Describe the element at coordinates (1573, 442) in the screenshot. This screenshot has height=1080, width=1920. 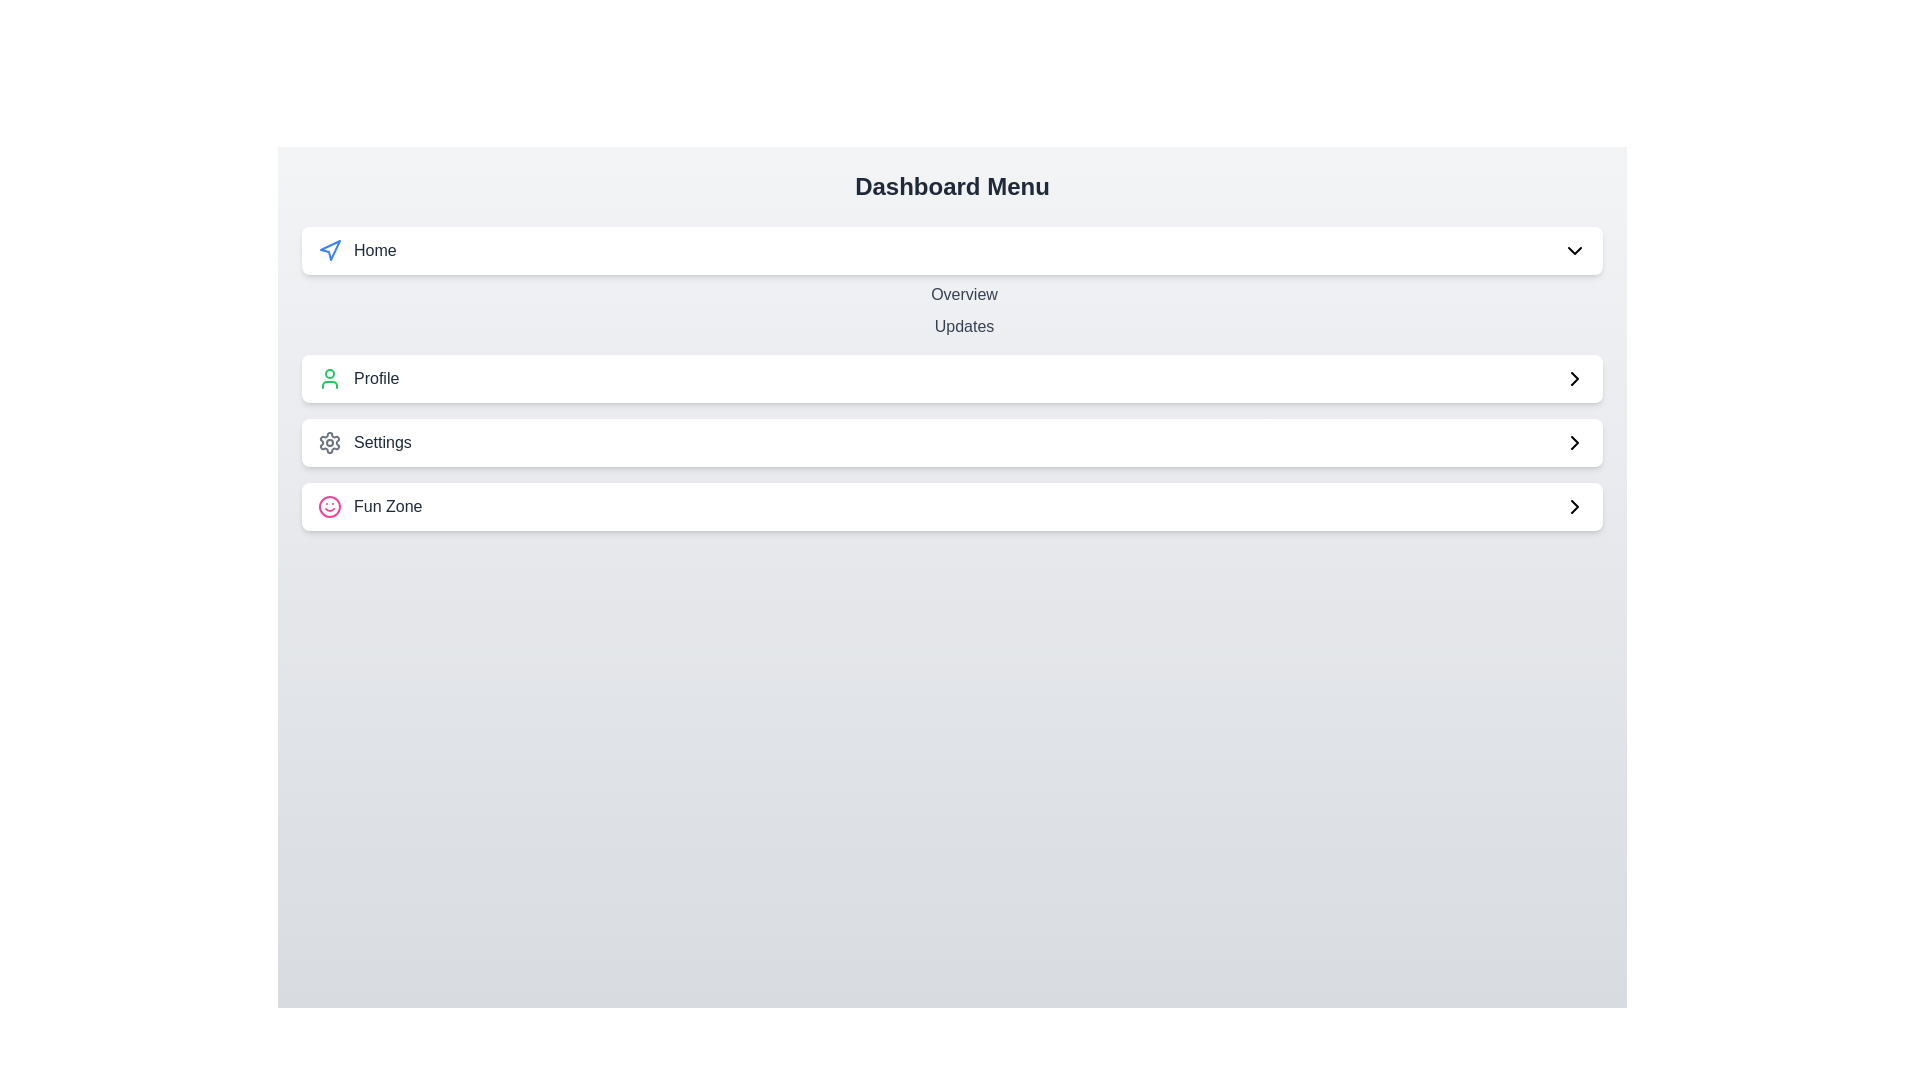
I see `the navigation icon in the 'Settings' menu` at that location.